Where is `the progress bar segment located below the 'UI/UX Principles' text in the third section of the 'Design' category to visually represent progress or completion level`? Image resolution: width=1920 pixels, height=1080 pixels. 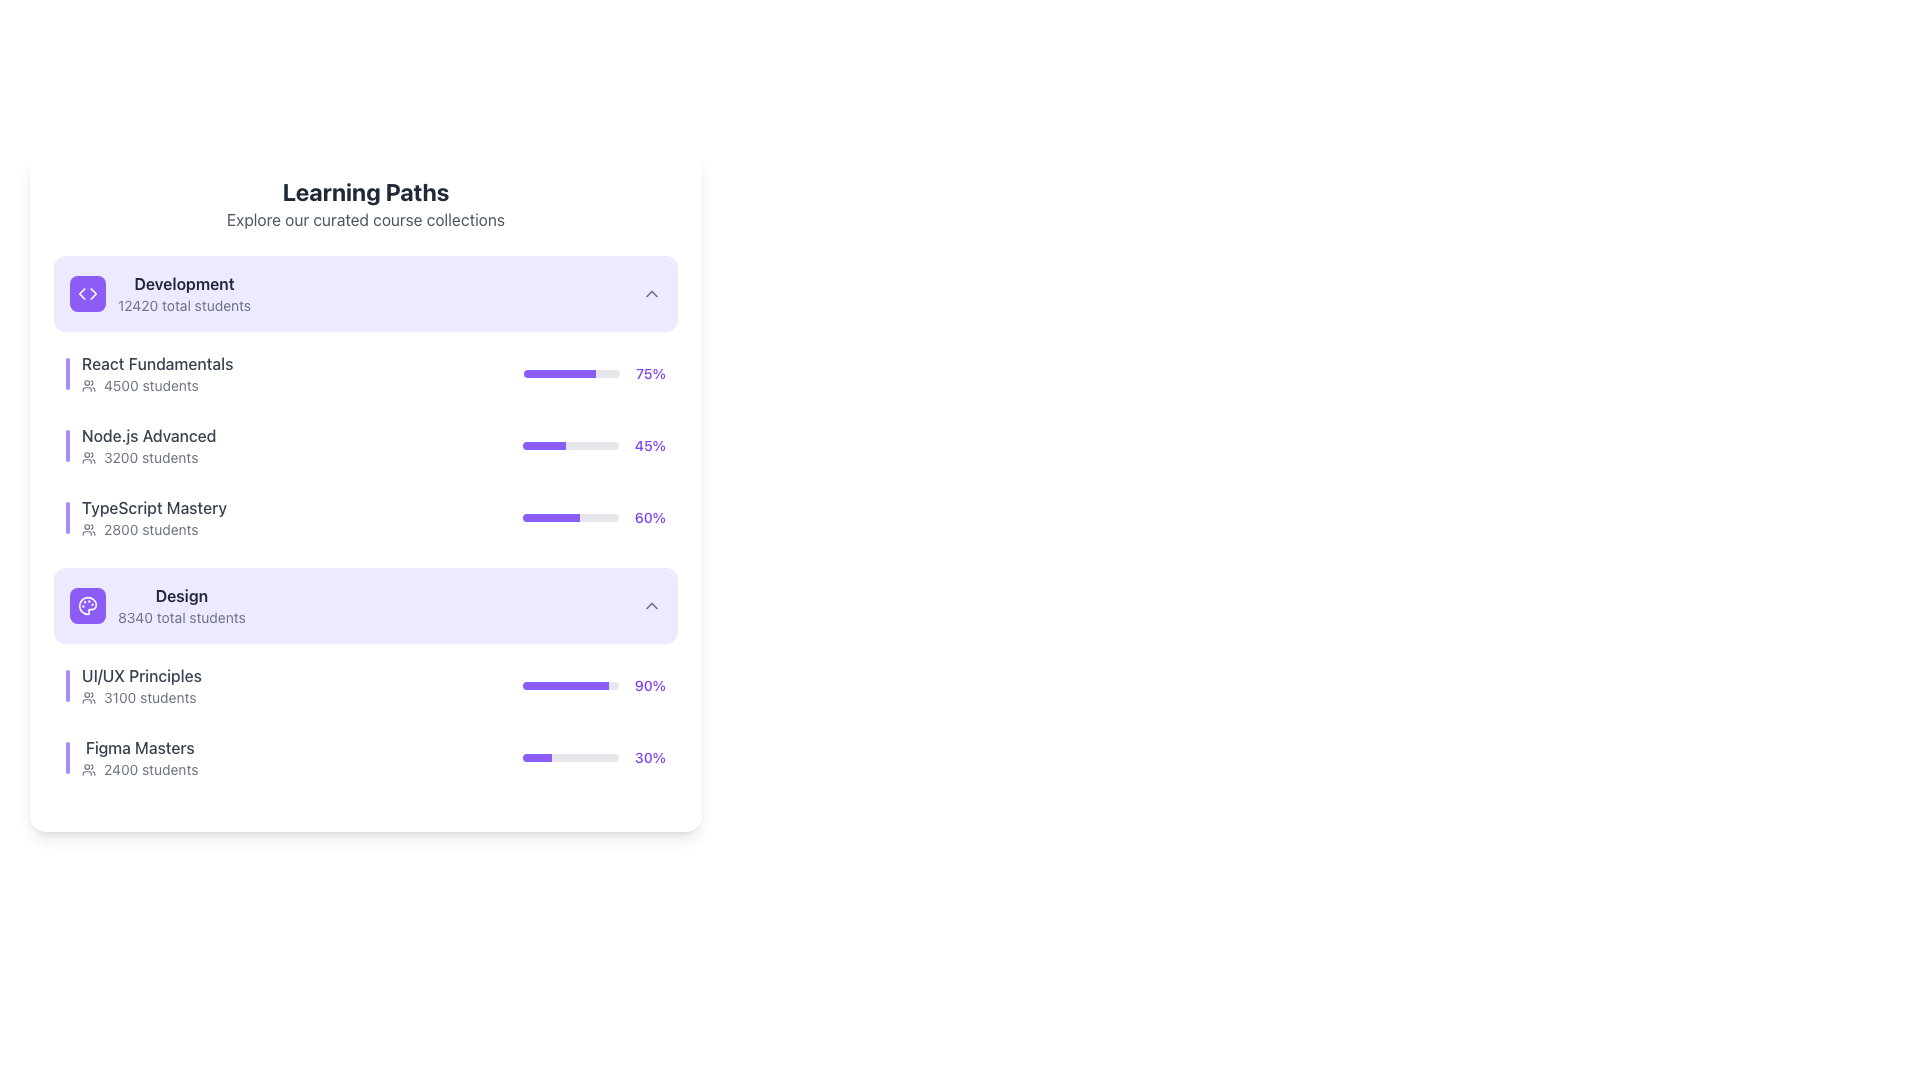
the progress bar segment located below the 'UI/UX Principles' text in the third section of the 'Design' category to visually represent progress or completion level is located at coordinates (565, 685).